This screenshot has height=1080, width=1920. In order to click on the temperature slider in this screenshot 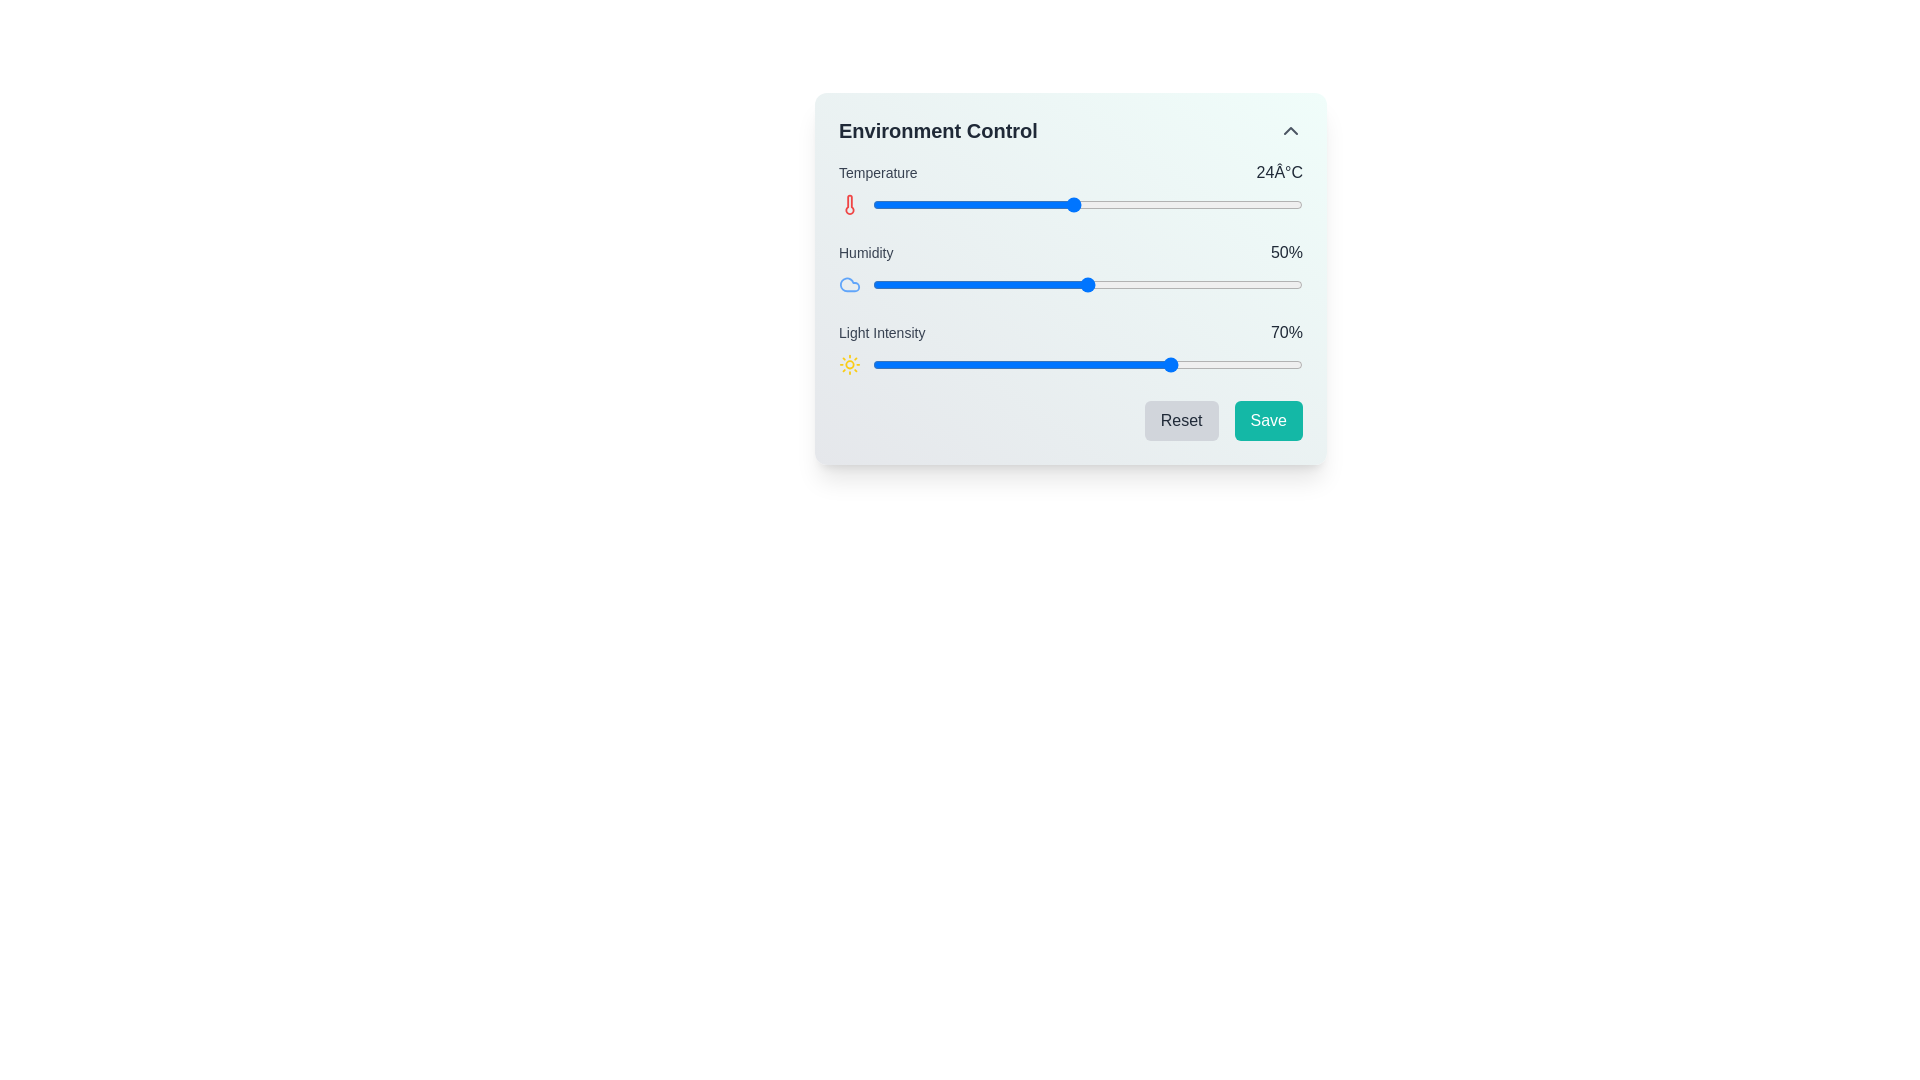, I will do `click(1115, 204)`.